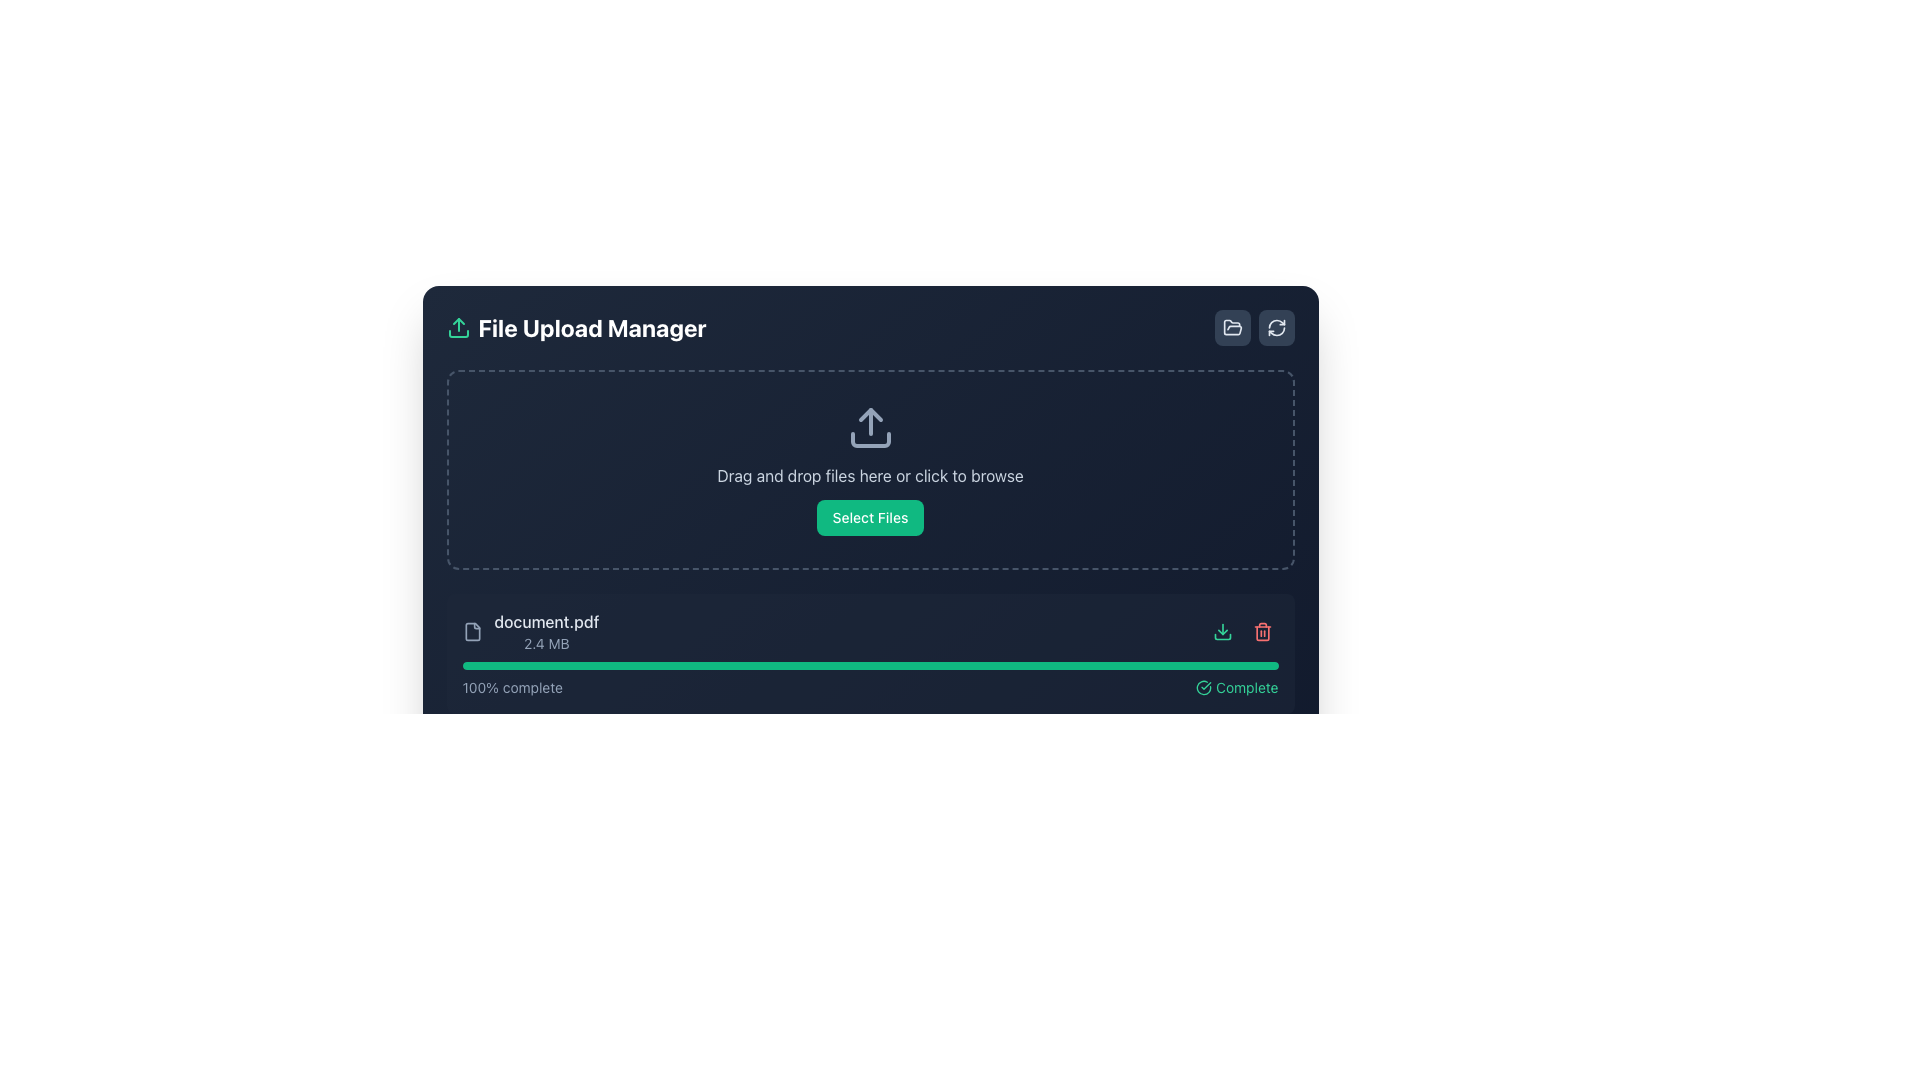 This screenshot has width=1920, height=1080. Describe the element at coordinates (457, 326) in the screenshot. I see `the upload icon, which is styled as an upward-pointing arrow in bright emerald green, located to the left of the 'File Upload Manager' text in the header` at that location.